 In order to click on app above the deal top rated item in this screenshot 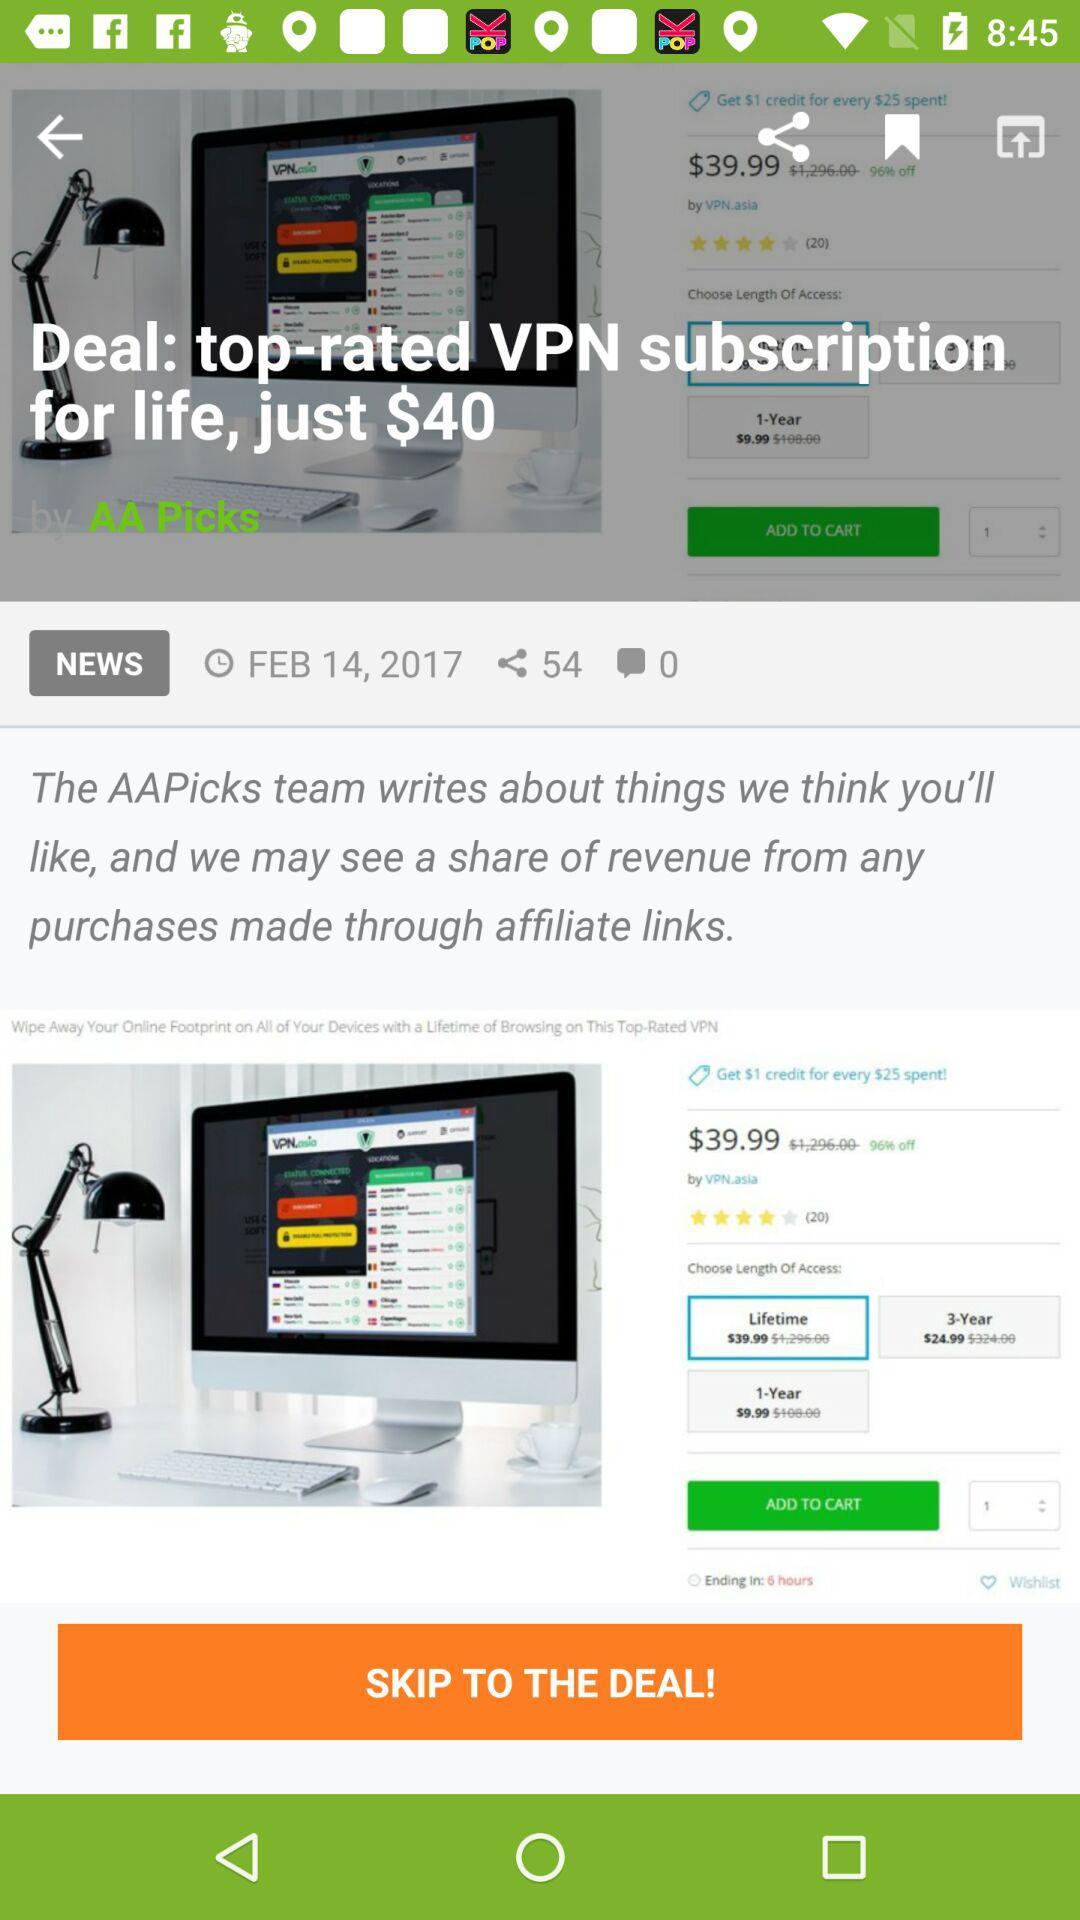, I will do `click(58, 135)`.